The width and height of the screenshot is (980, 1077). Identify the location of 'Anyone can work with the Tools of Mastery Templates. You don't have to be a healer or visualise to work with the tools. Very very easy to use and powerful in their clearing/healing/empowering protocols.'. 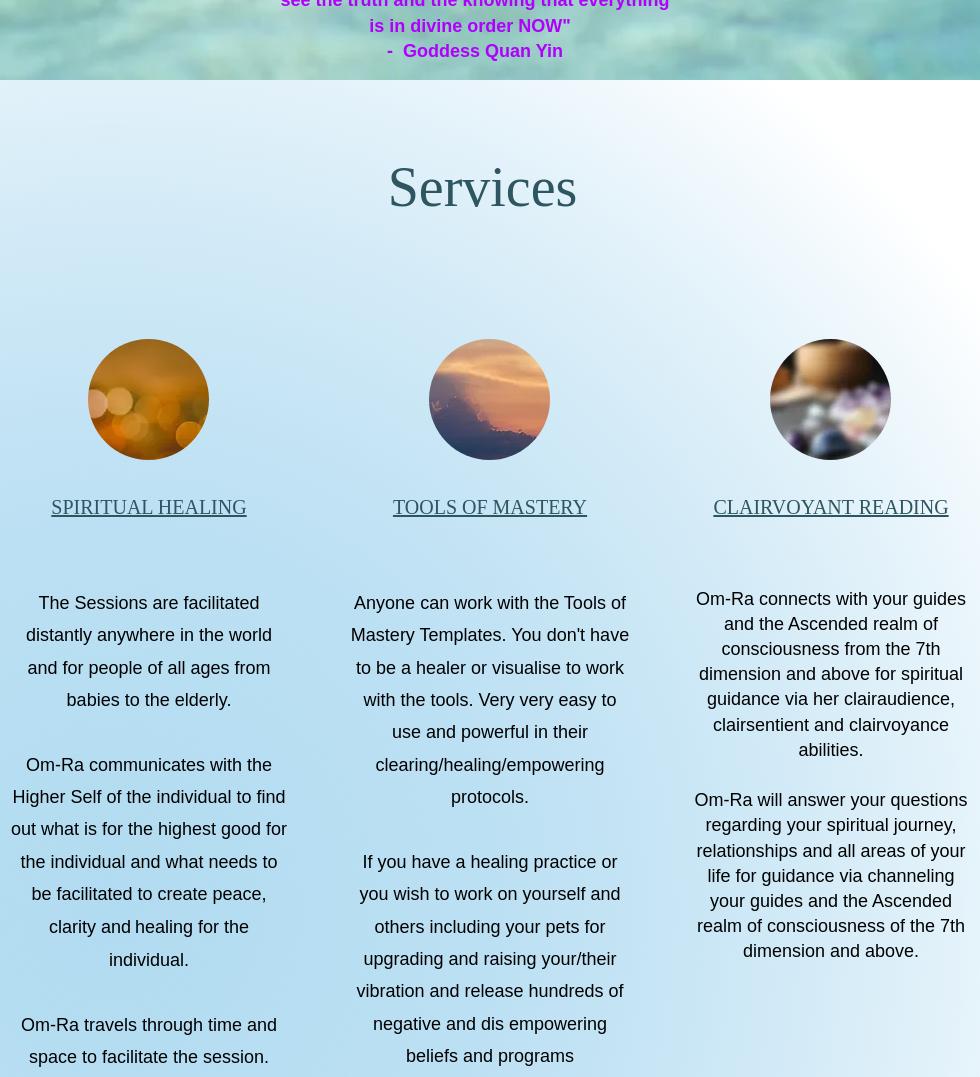
(349, 698).